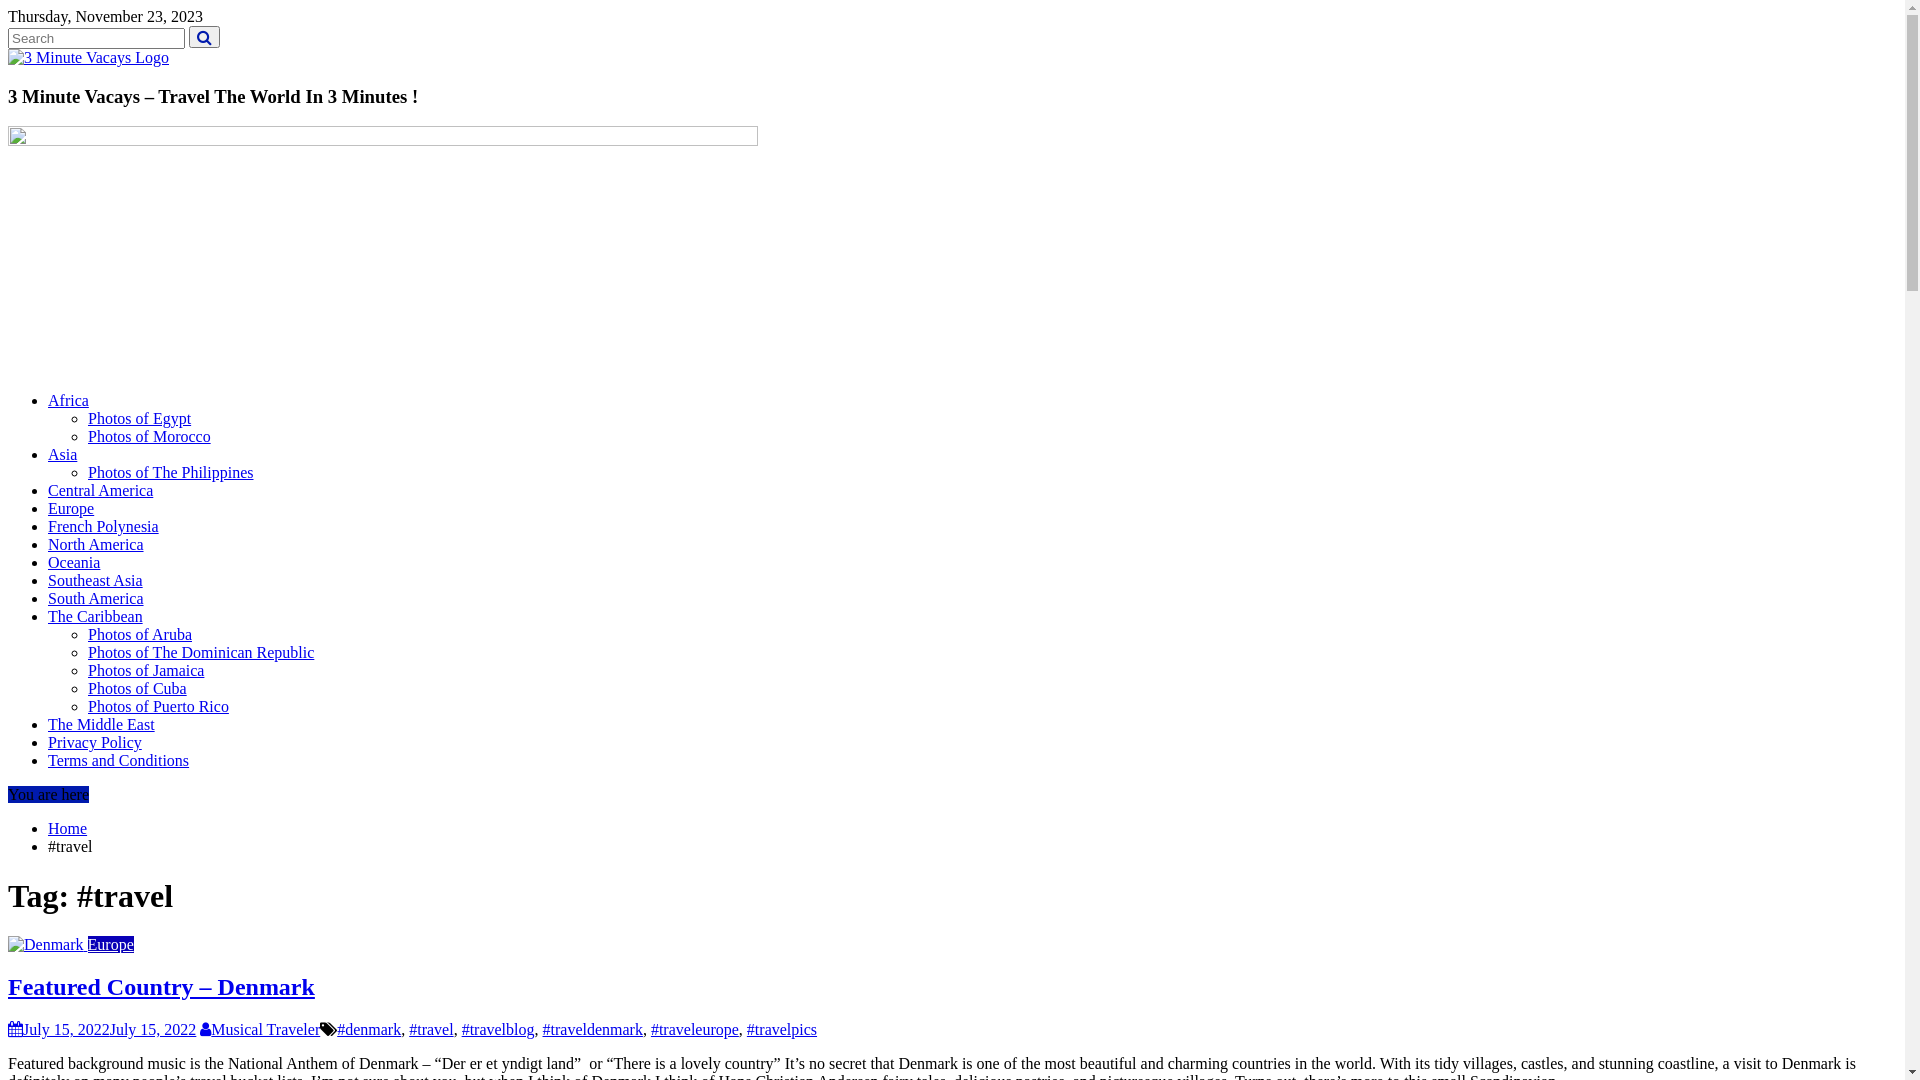  What do you see at coordinates (136, 687) in the screenshot?
I see `'Photos of Cuba'` at bounding box center [136, 687].